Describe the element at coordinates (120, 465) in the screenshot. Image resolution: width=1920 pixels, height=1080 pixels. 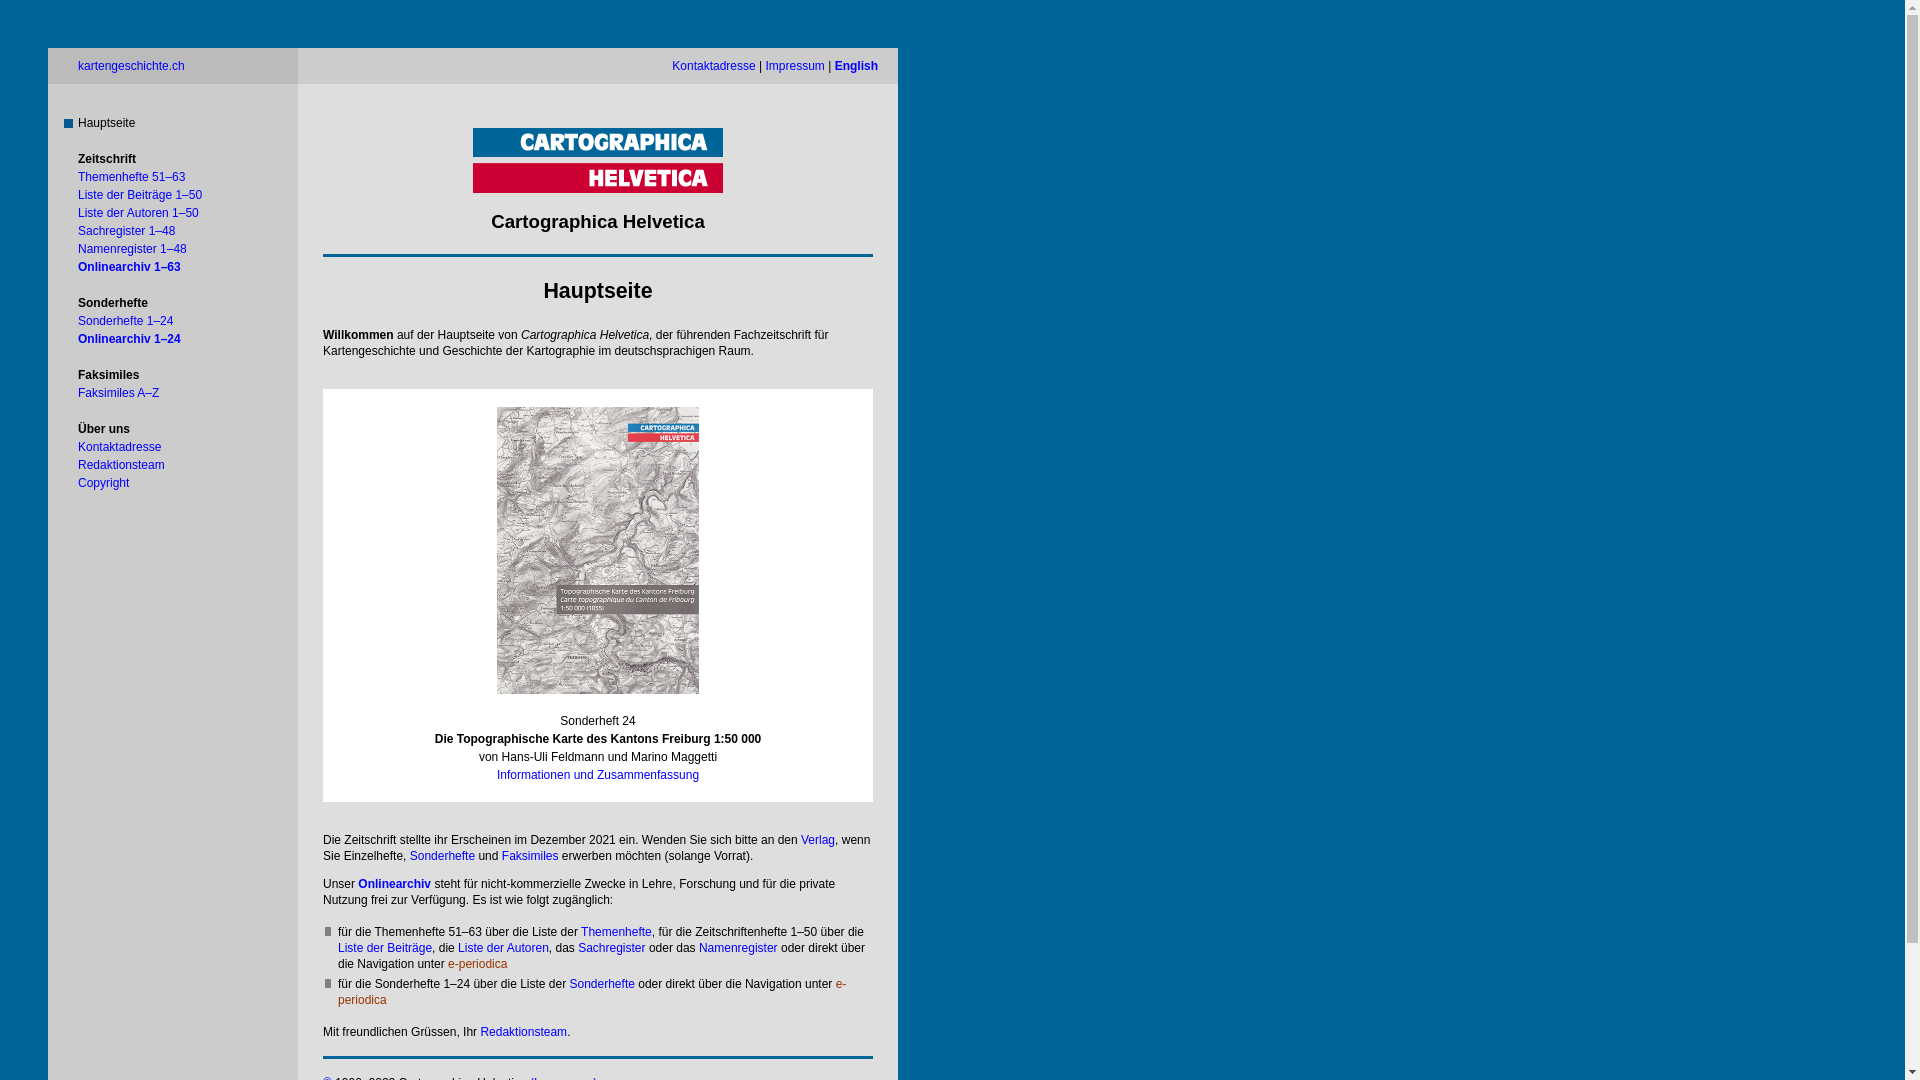
I see `'Redaktionsteam'` at that location.